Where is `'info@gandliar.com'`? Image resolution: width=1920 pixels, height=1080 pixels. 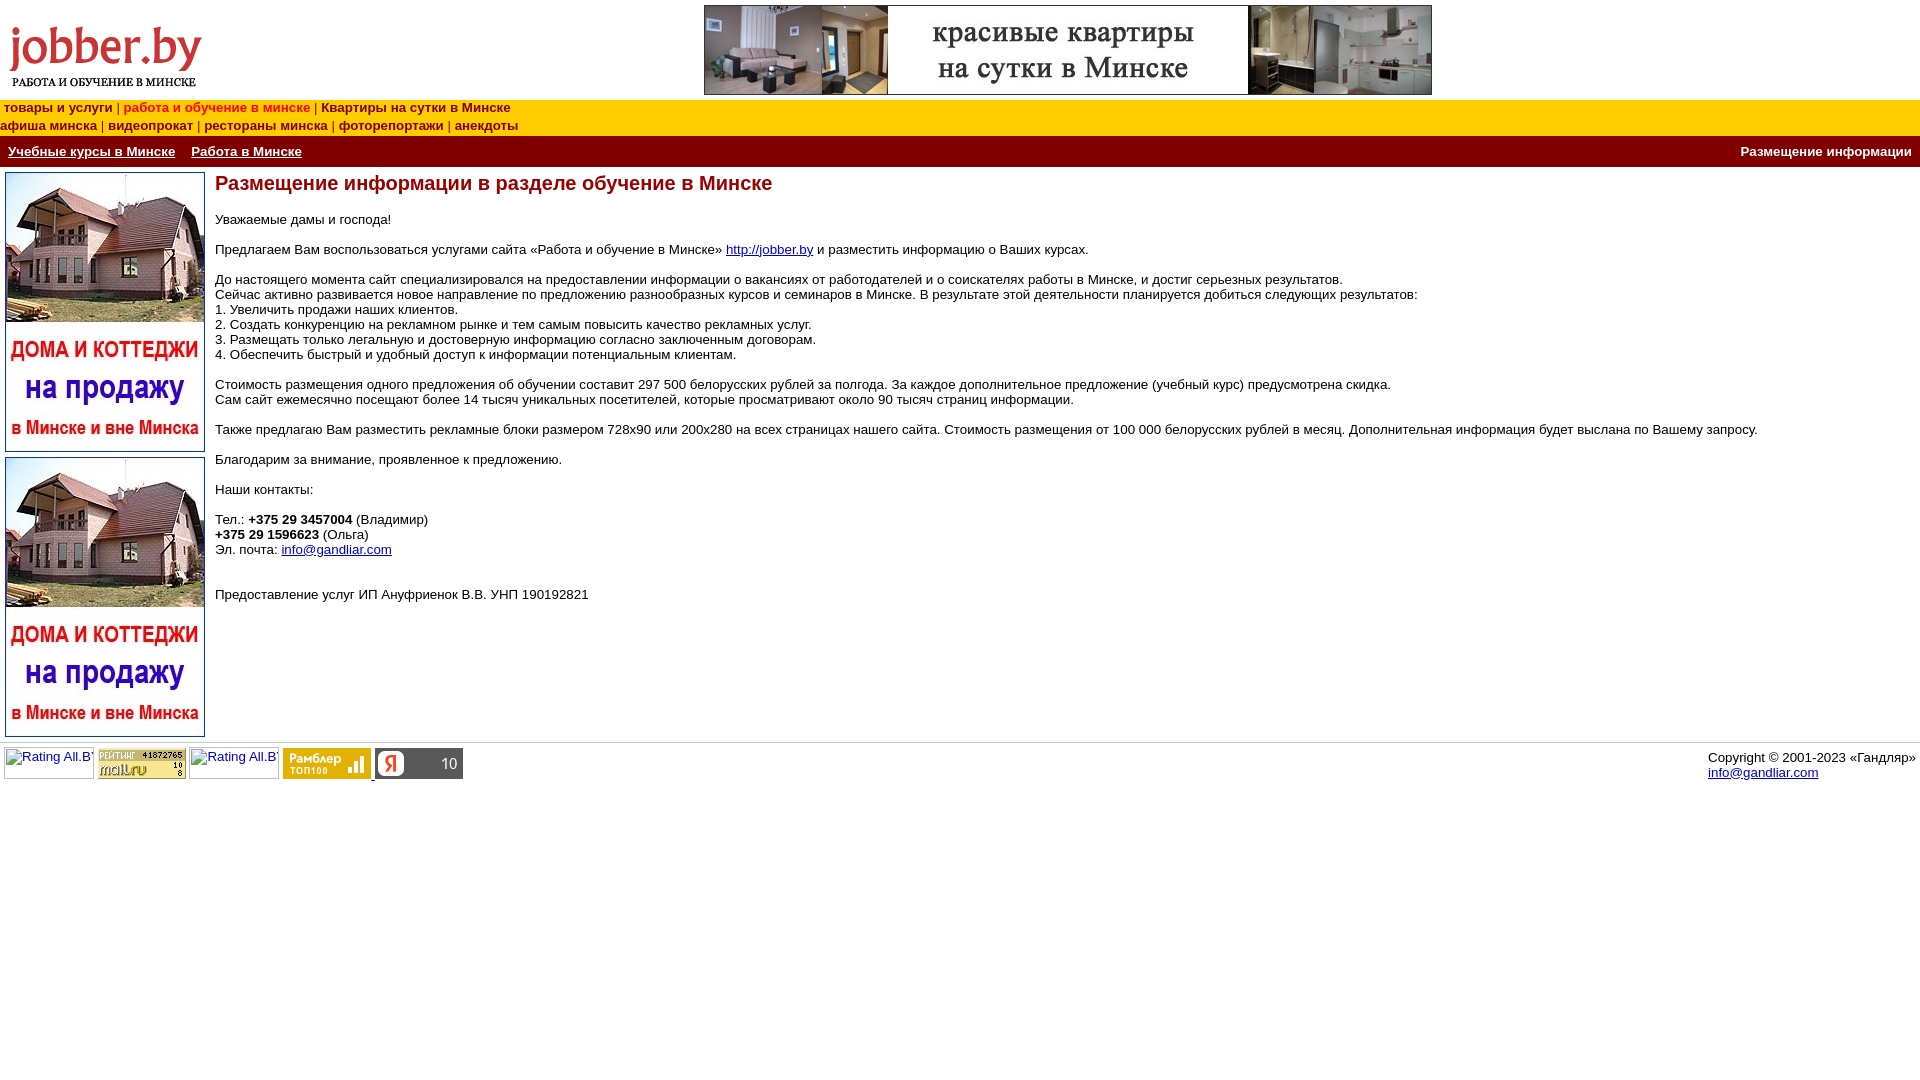
'info@gandliar.com' is located at coordinates (336, 549).